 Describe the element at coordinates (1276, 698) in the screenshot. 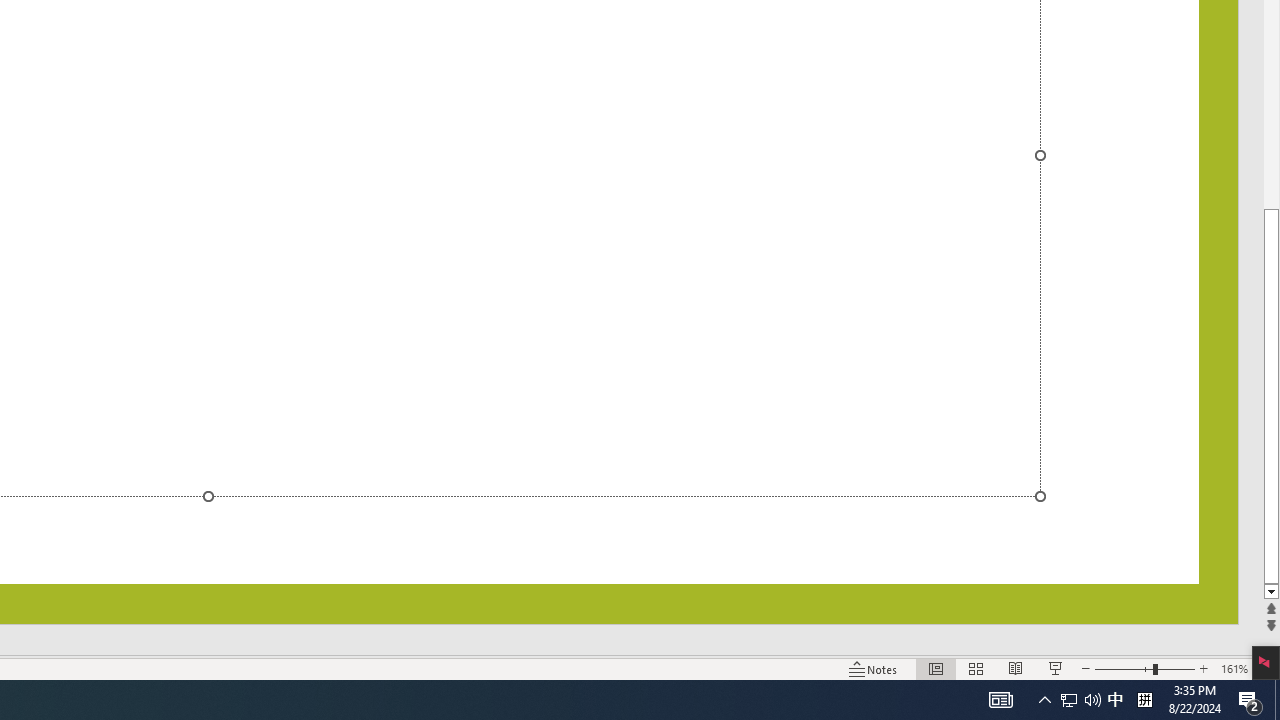

I see `'Action Center, 2 new notifications'` at that location.